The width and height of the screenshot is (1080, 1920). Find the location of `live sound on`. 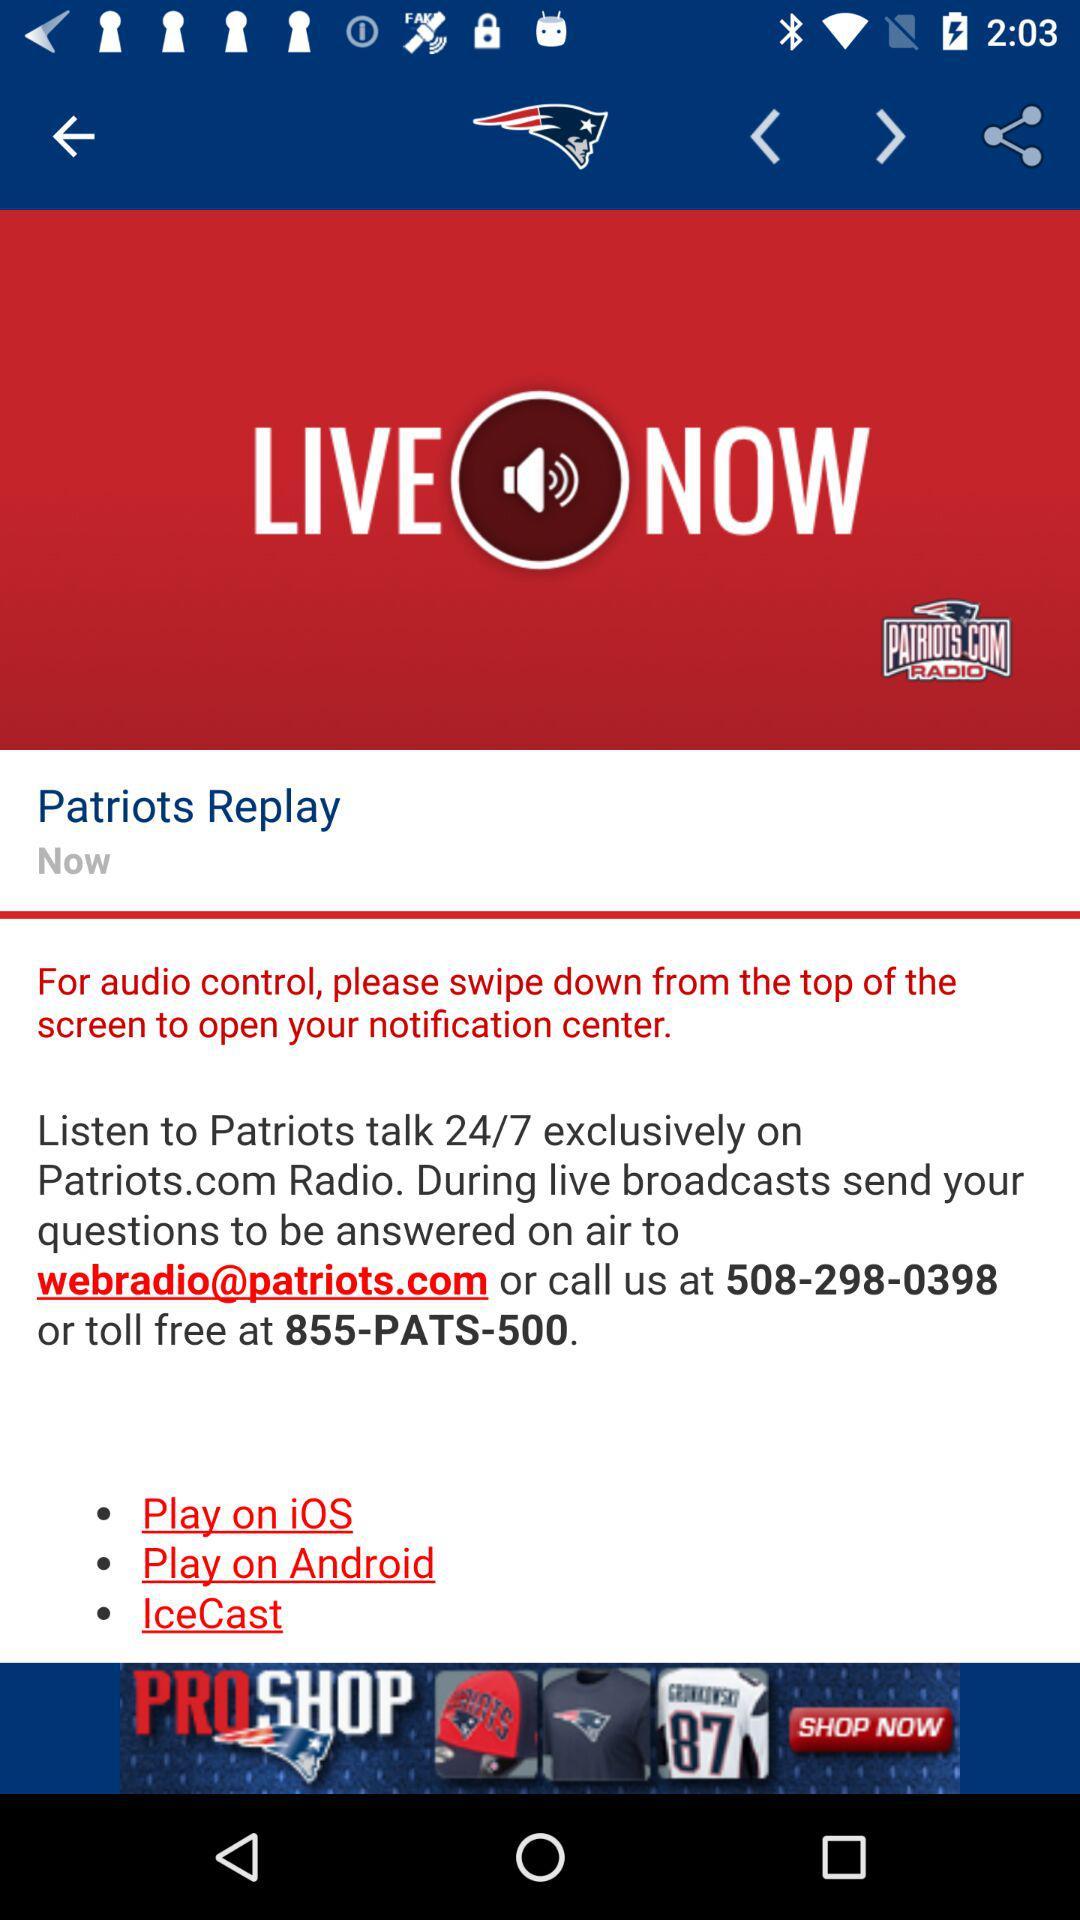

live sound on is located at coordinates (540, 480).